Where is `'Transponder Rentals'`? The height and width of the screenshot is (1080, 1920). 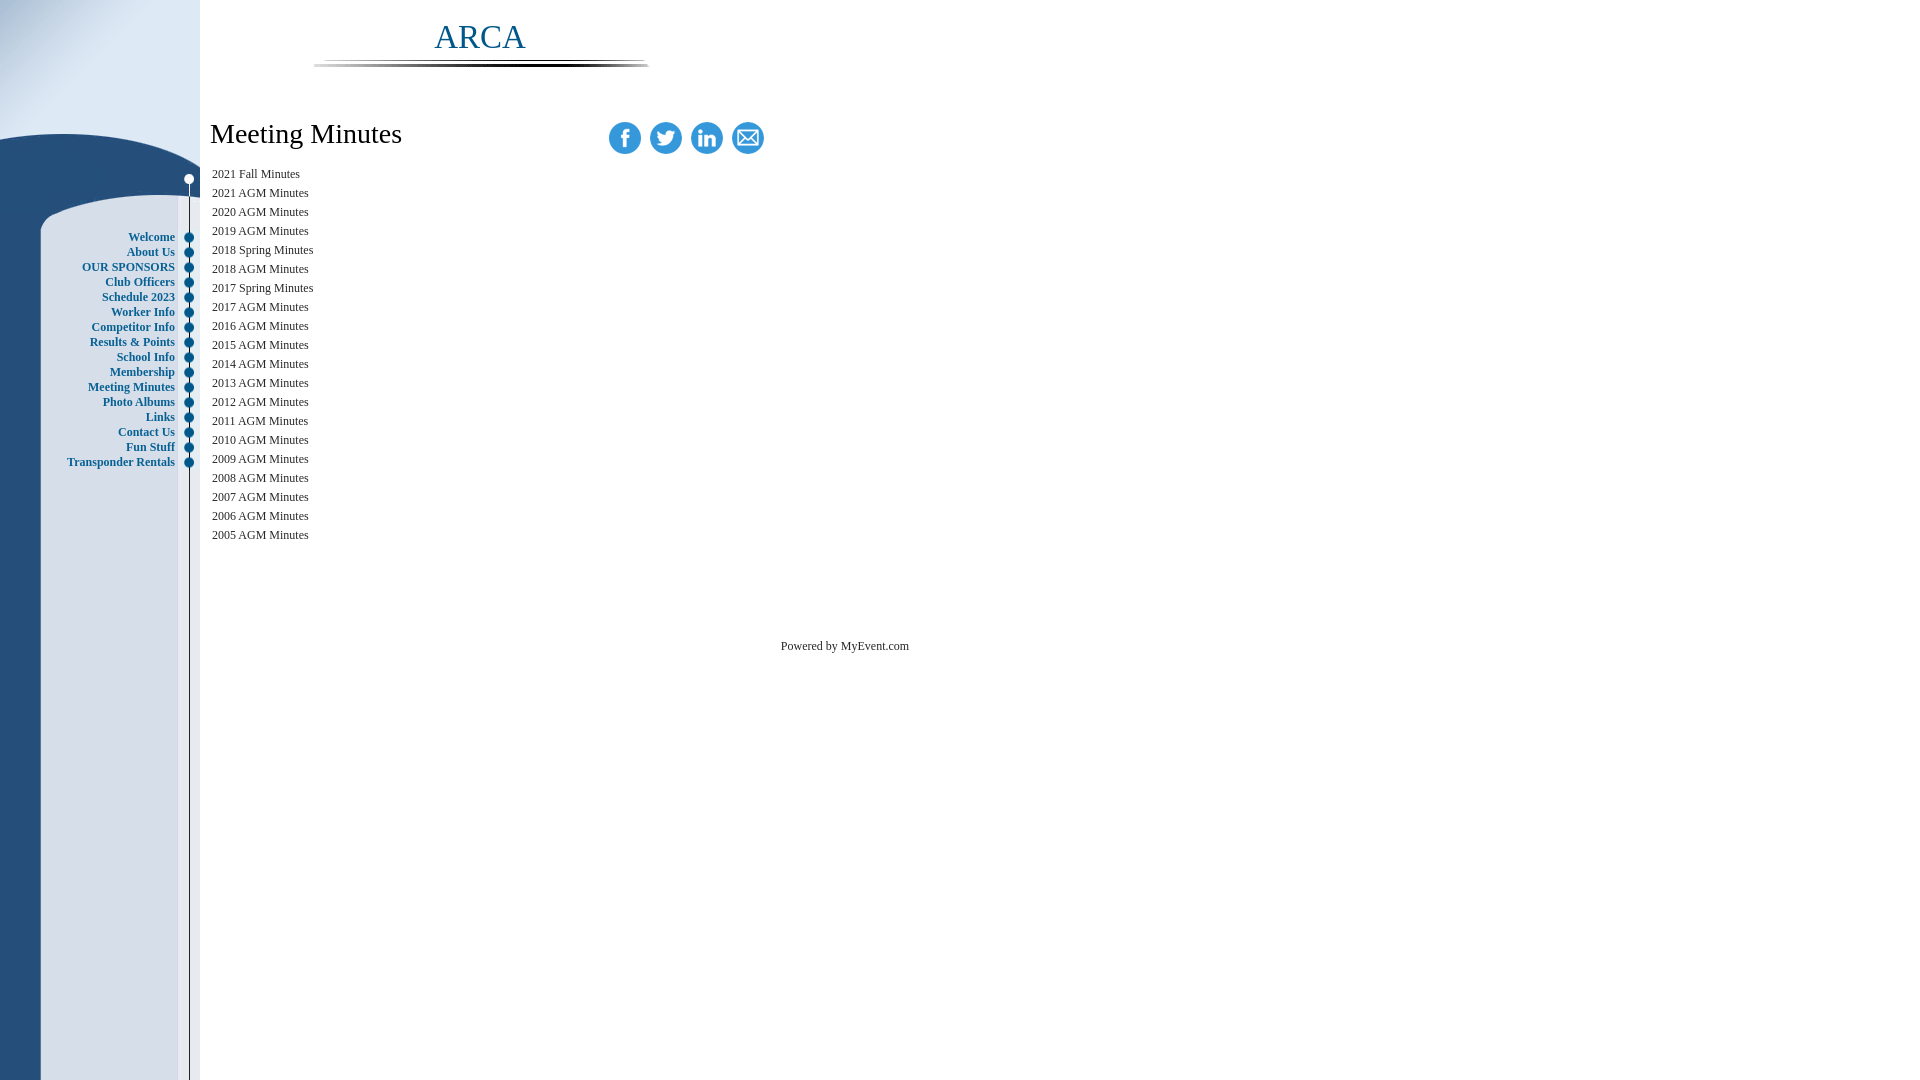
'Transponder Rentals' is located at coordinates (104, 462).